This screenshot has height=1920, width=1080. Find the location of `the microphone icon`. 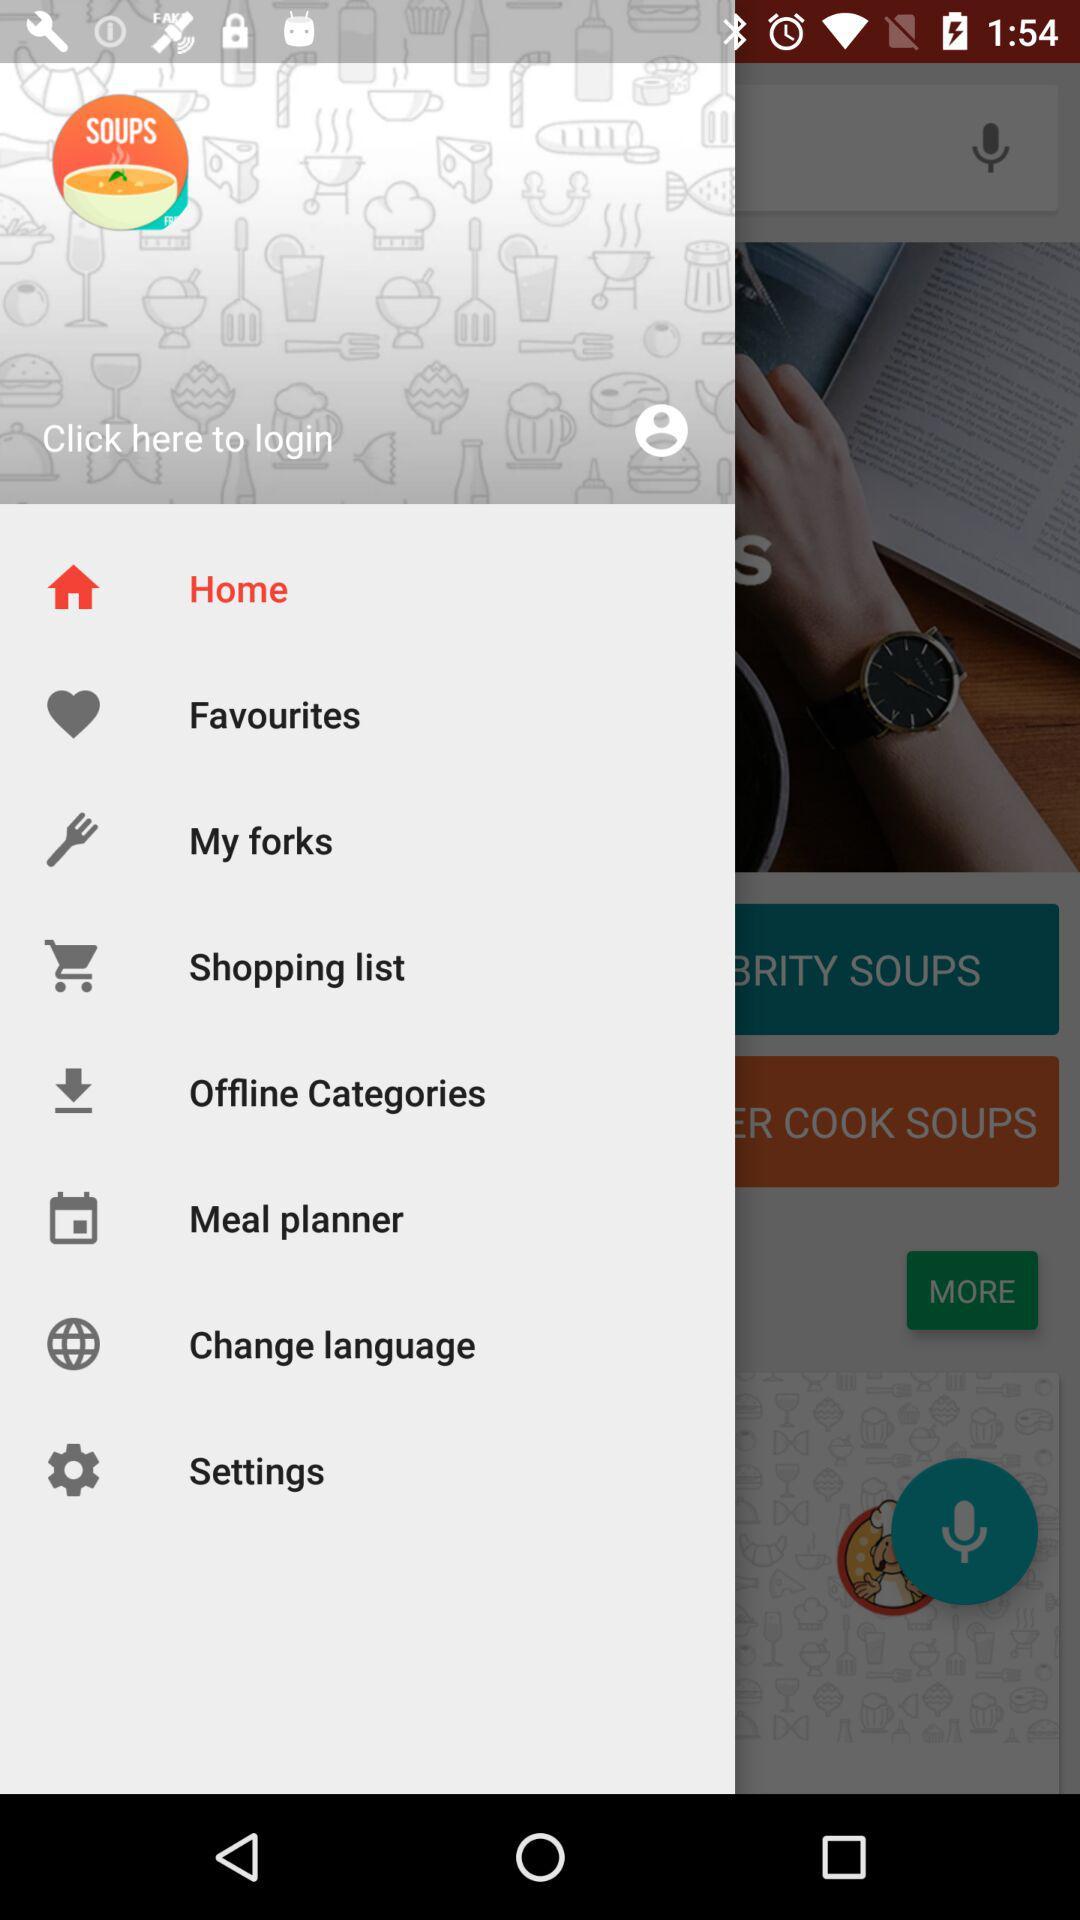

the microphone icon is located at coordinates (990, 146).